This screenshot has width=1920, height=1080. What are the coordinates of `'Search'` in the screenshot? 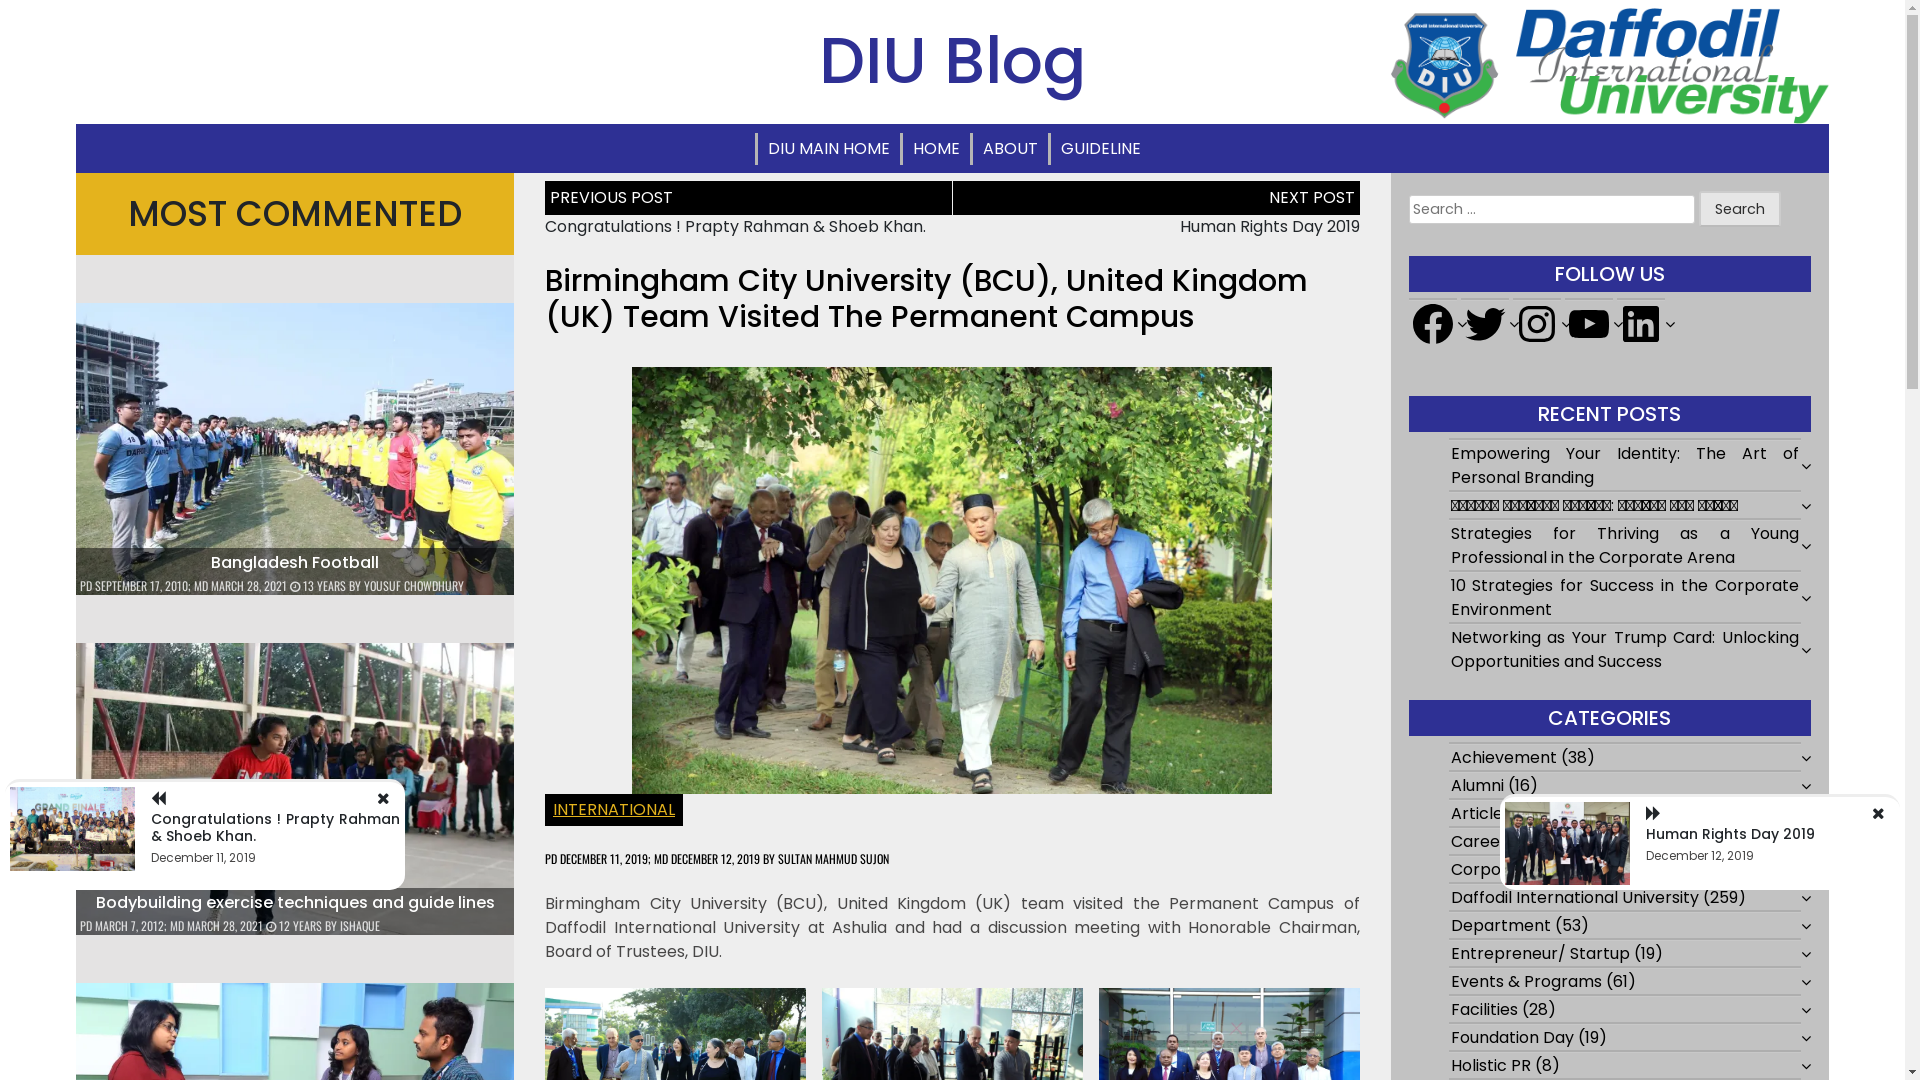 It's located at (1739, 208).